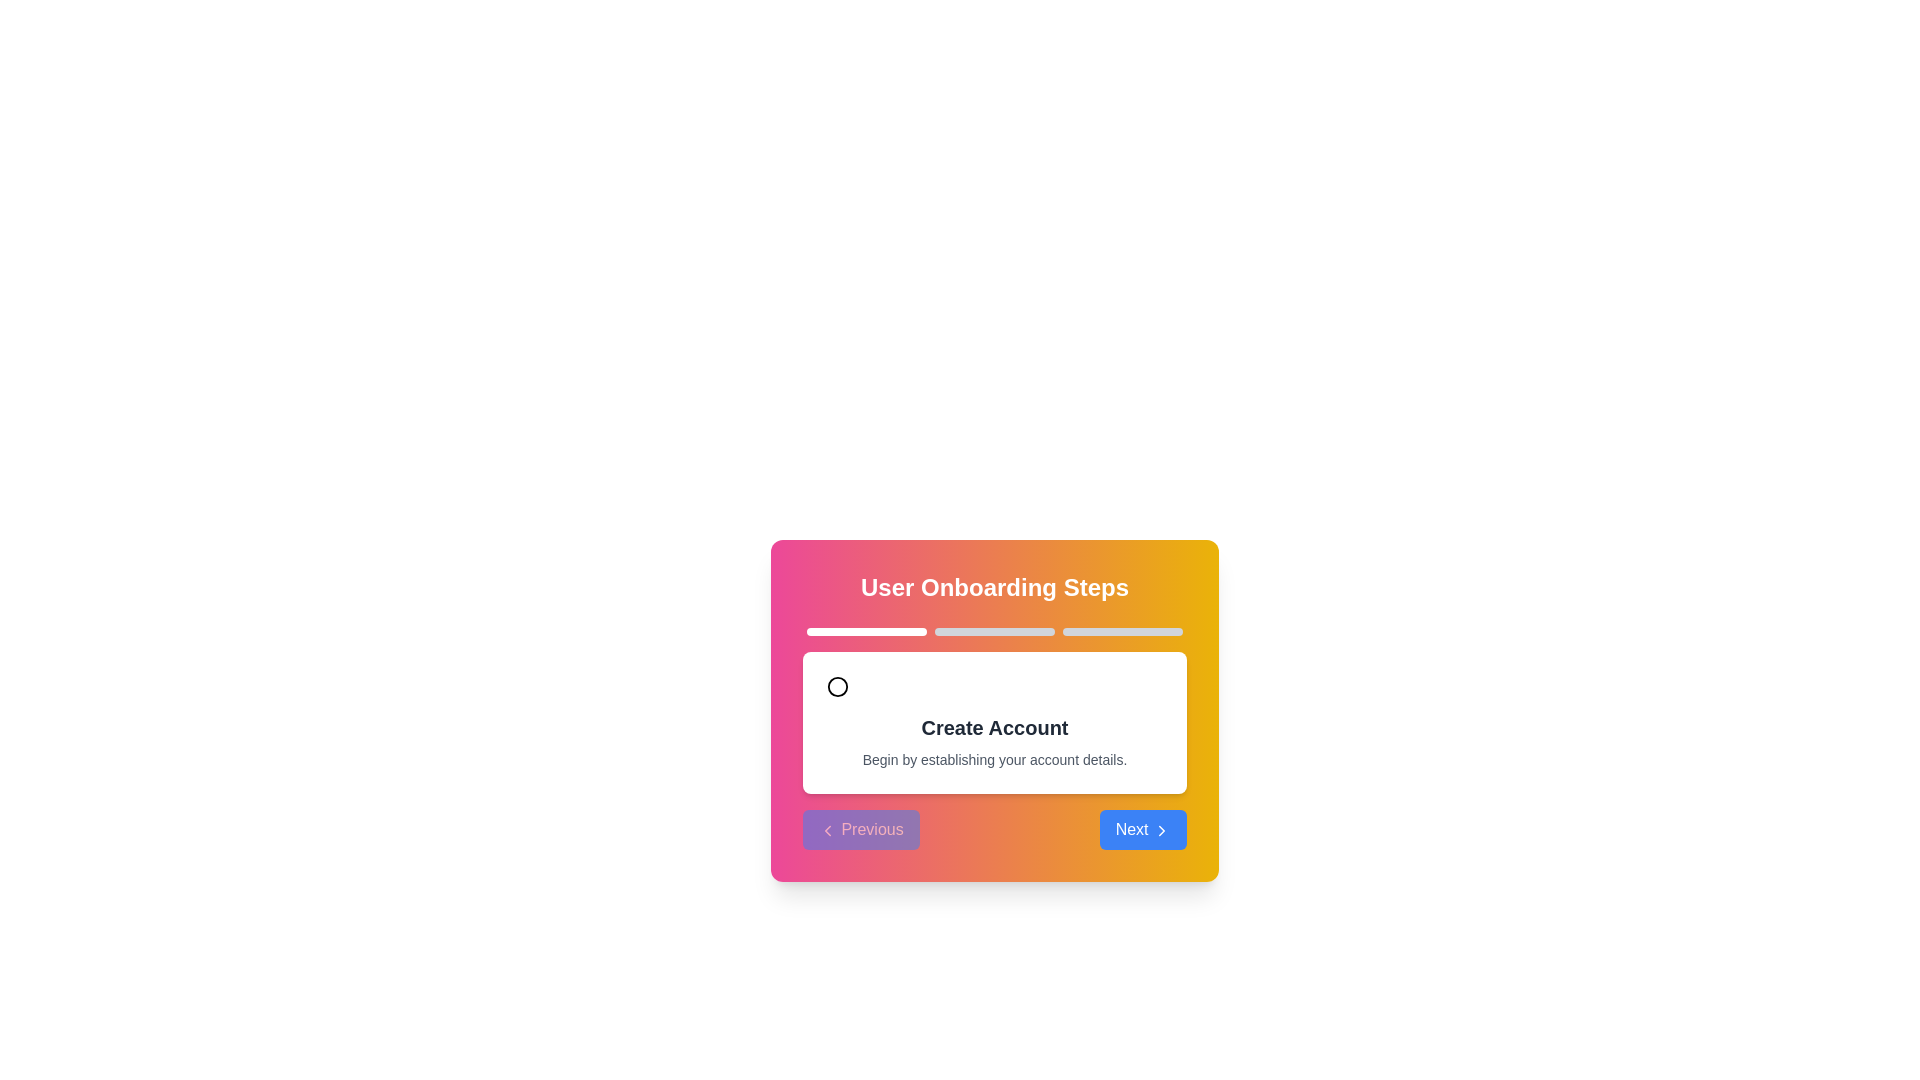  I want to click on the chevron icon within the 'Next' button located at the bottom-right corner of the card-like interface, which is blue with white text, so click(1161, 829).